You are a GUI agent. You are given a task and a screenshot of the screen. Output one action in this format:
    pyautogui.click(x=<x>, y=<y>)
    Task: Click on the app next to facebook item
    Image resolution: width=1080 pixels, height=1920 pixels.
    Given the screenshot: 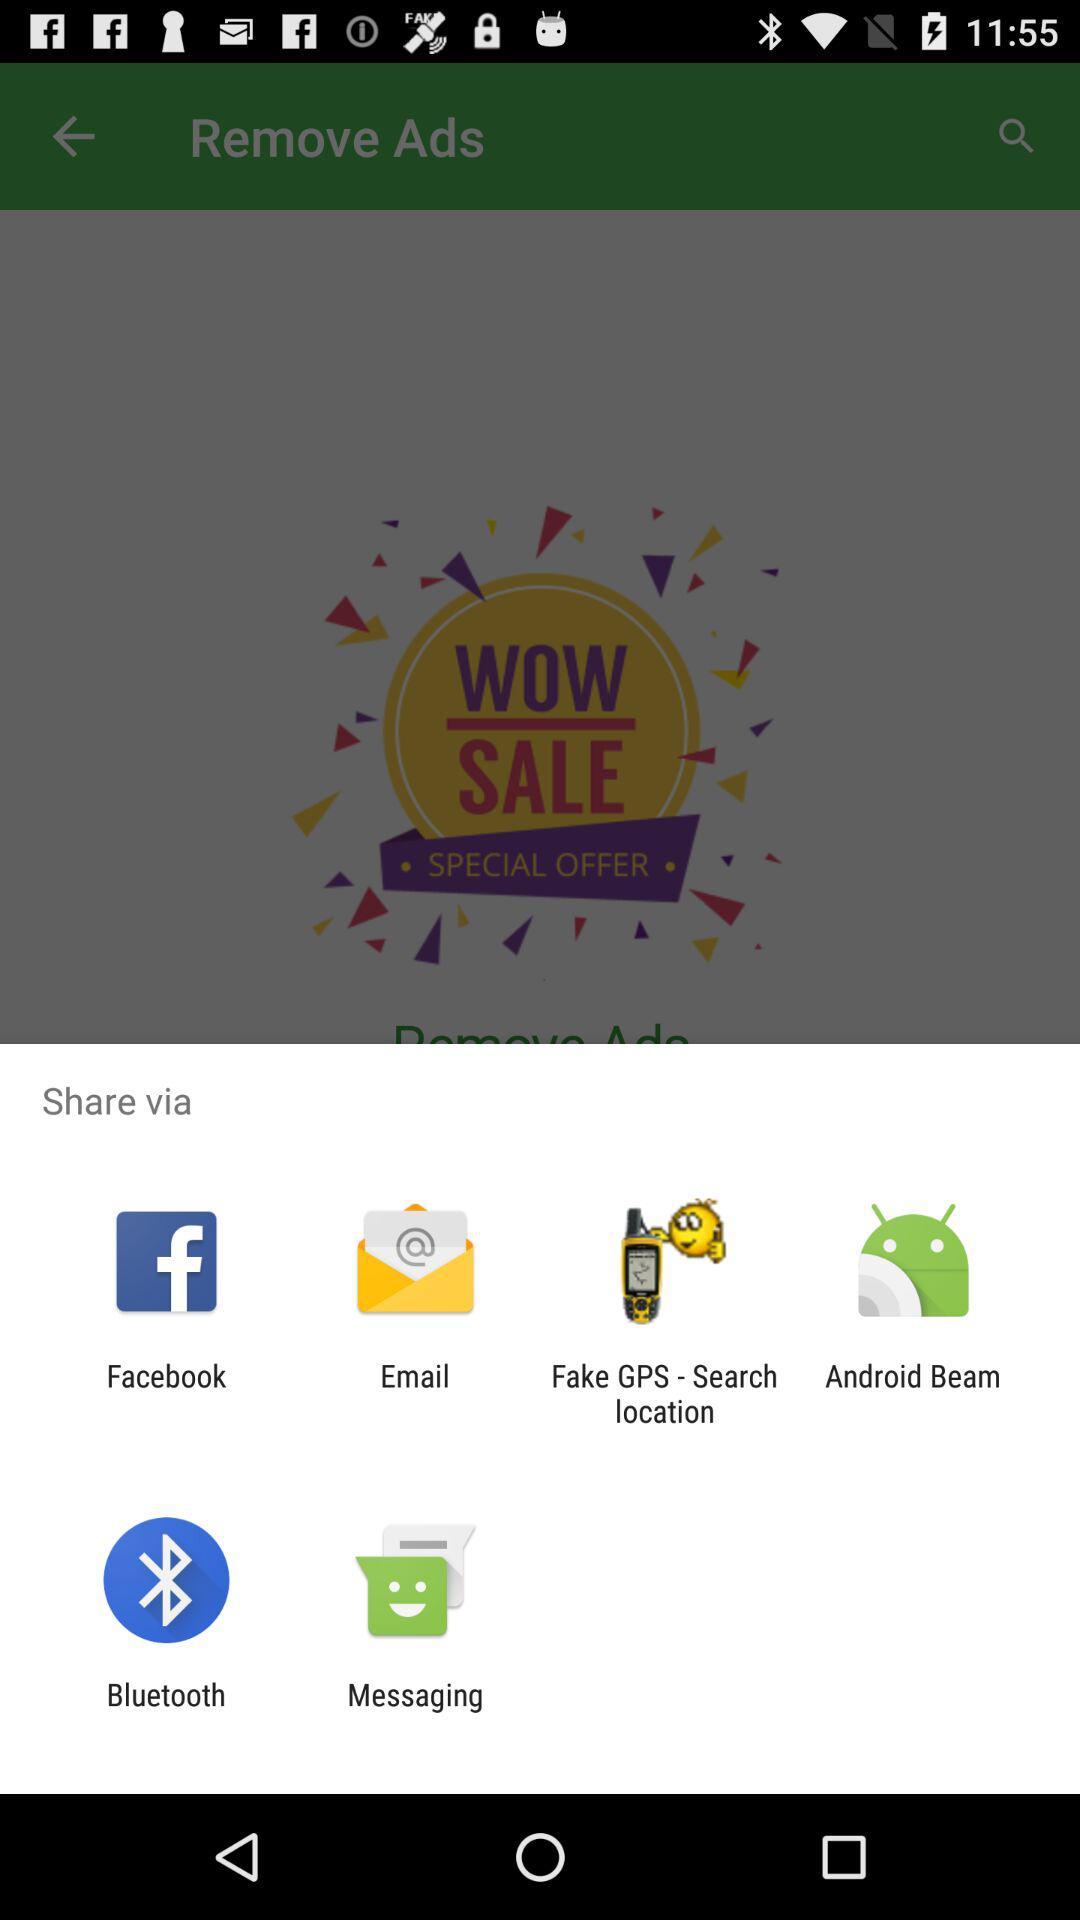 What is the action you would take?
    pyautogui.click(x=414, y=1392)
    